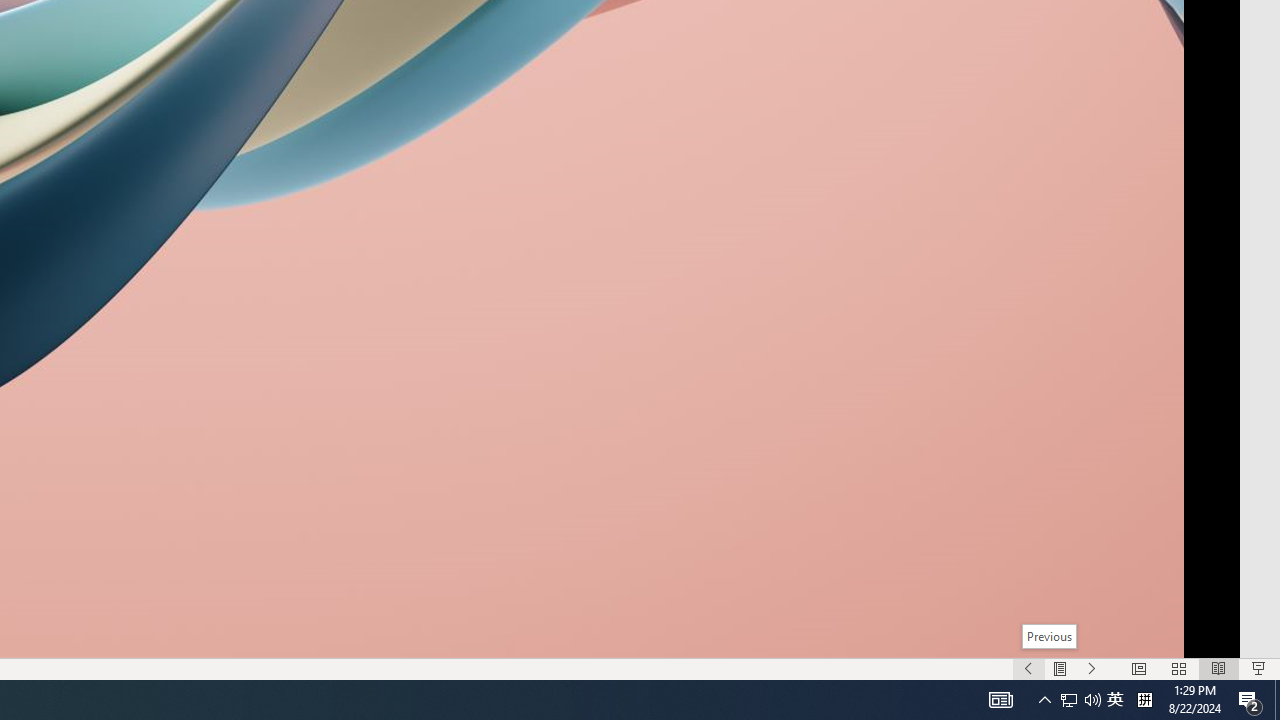  What do you see at coordinates (1028, 669) in the screenshot?
I see `'Slide Show Previous On'` at bounding box center [1028, 669].